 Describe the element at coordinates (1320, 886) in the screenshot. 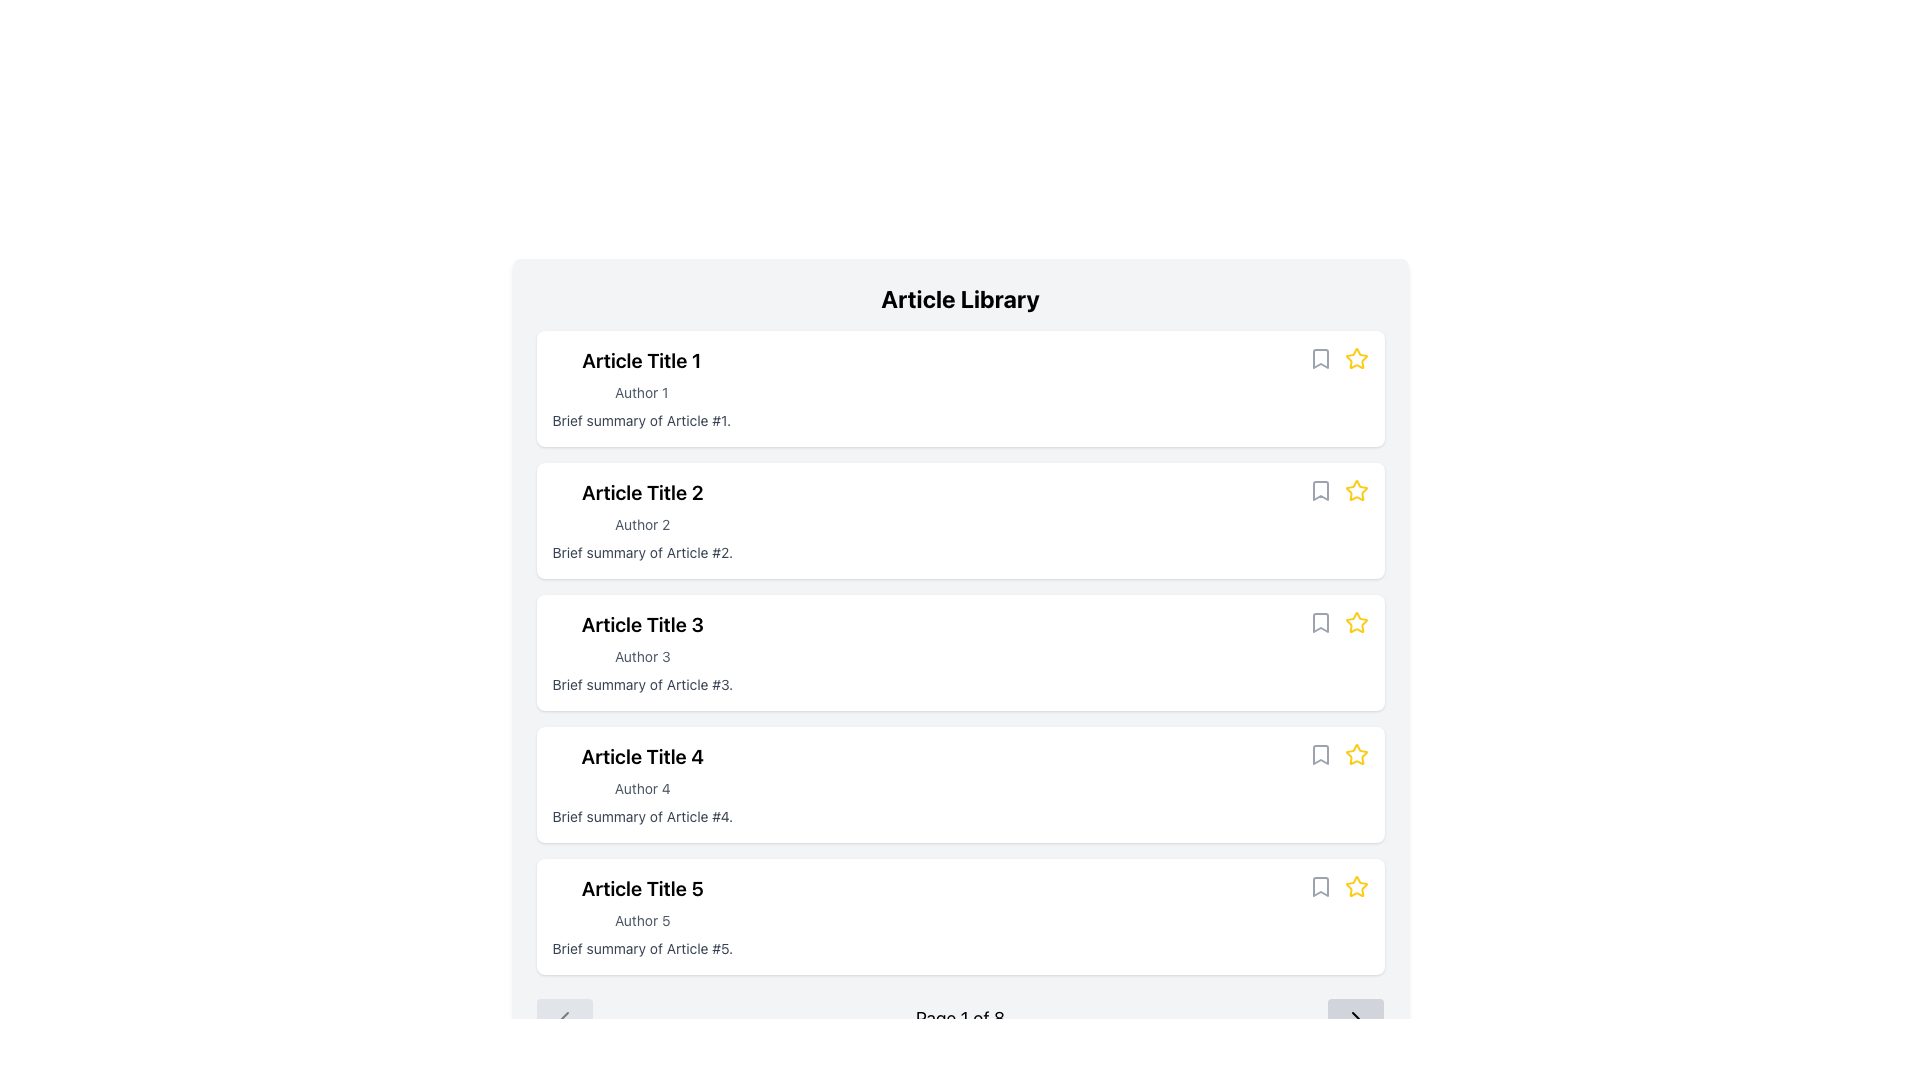

I see `the gray bookmark icon located at the far right of the fifth list item in the vertical list titled 'Article Library' to bookmark the article` at that location.